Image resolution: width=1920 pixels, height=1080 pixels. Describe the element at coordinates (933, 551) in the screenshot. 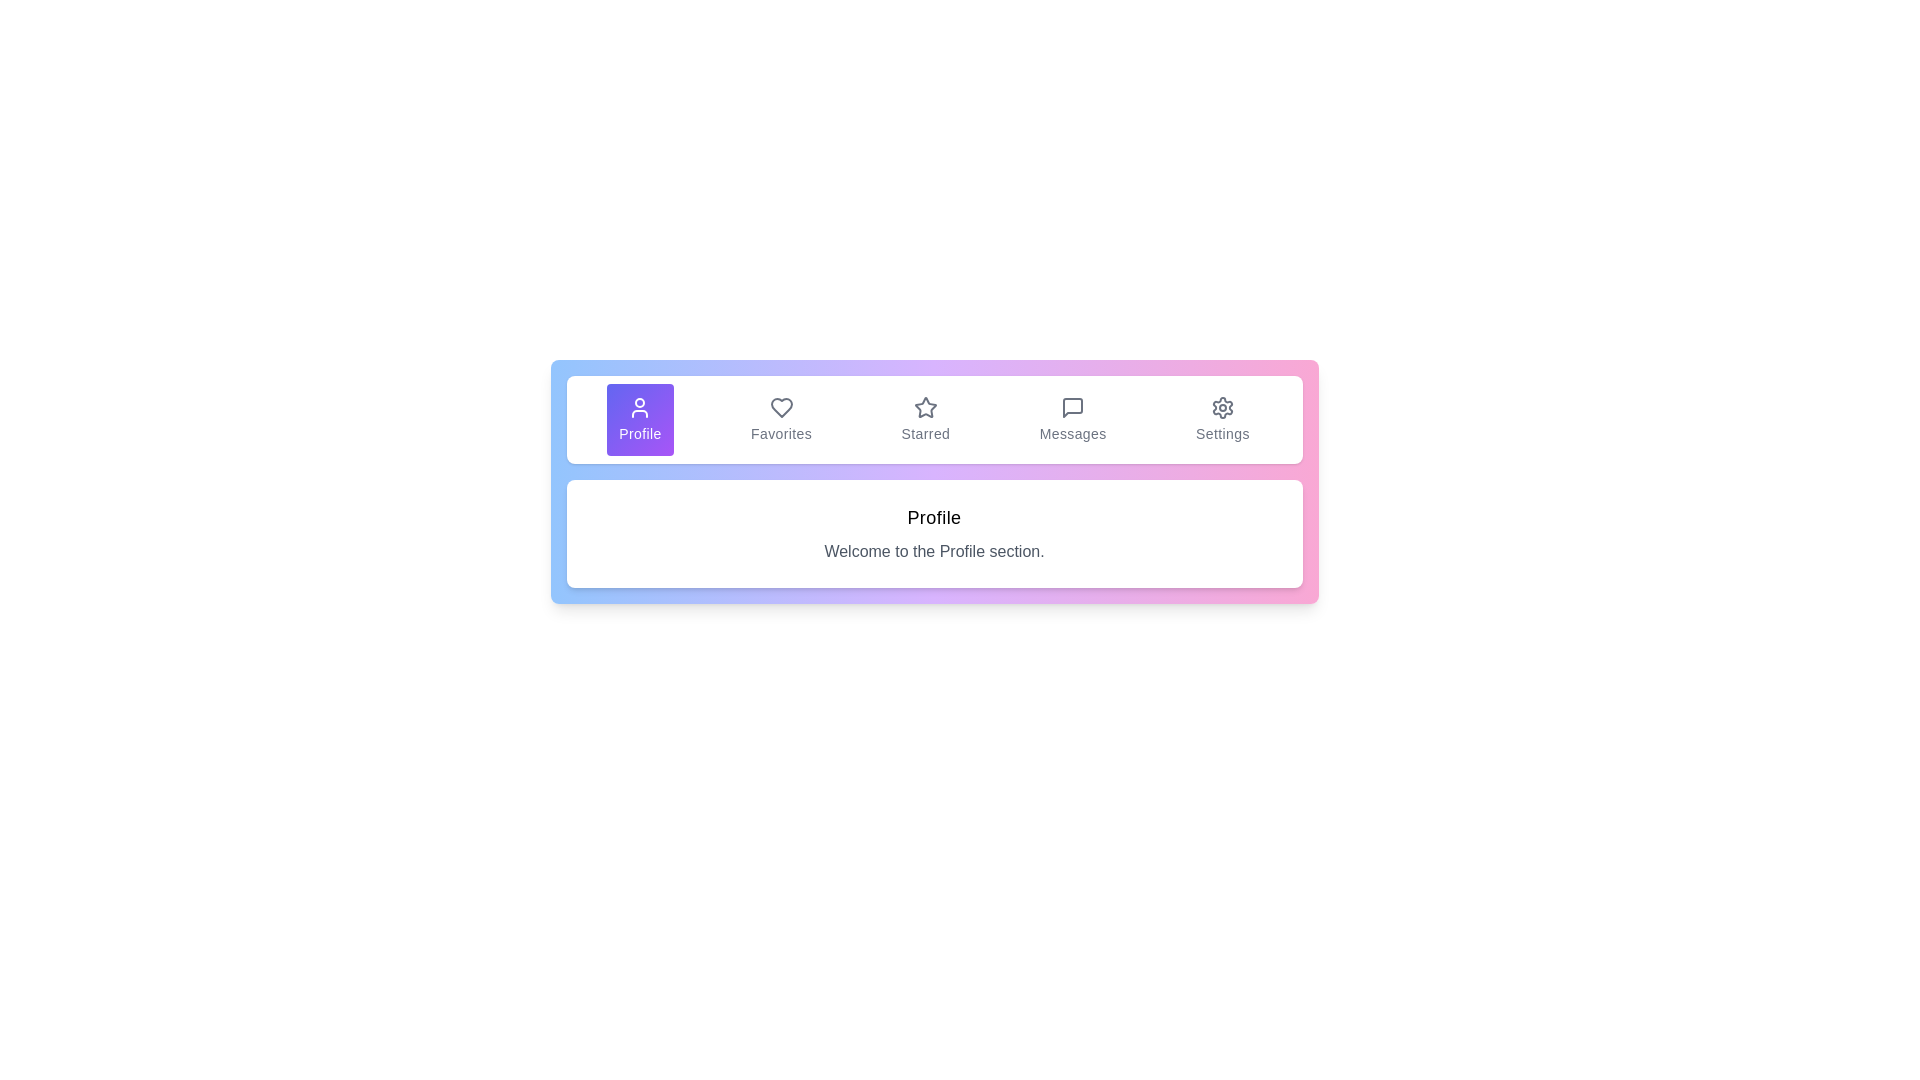

I see `the content area and copy the text 'Welcome to the Profile section.'` at that location.